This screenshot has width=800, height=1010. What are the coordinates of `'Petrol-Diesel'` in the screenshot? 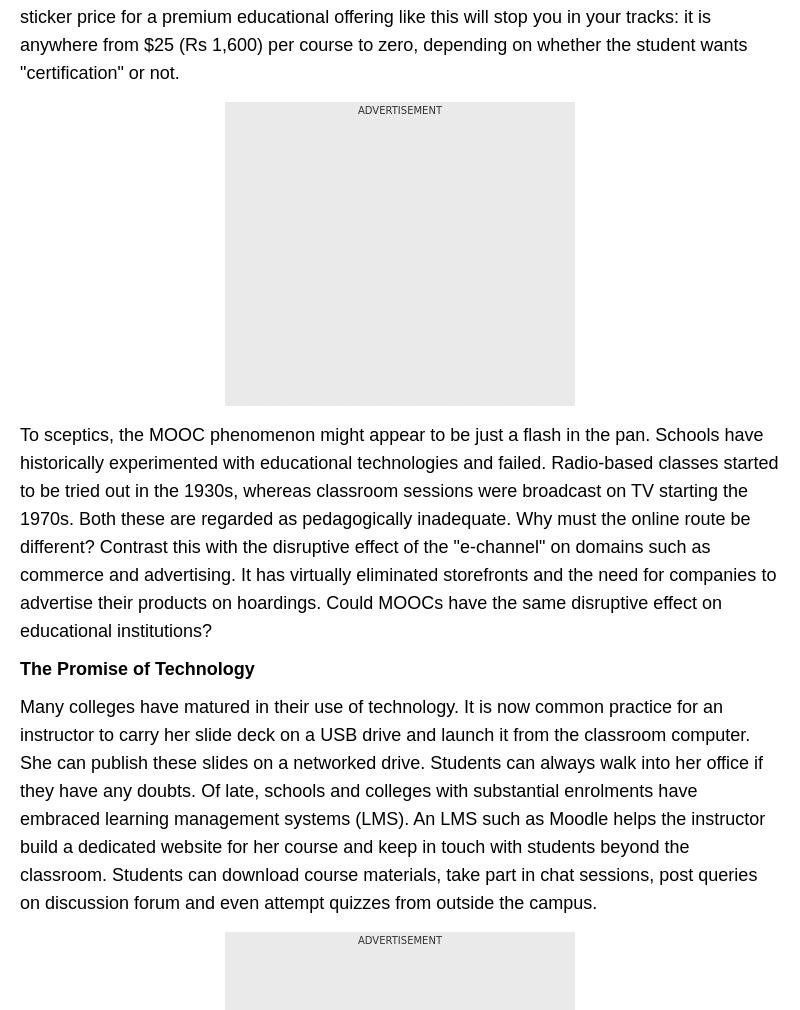 It's located at (444, 97).